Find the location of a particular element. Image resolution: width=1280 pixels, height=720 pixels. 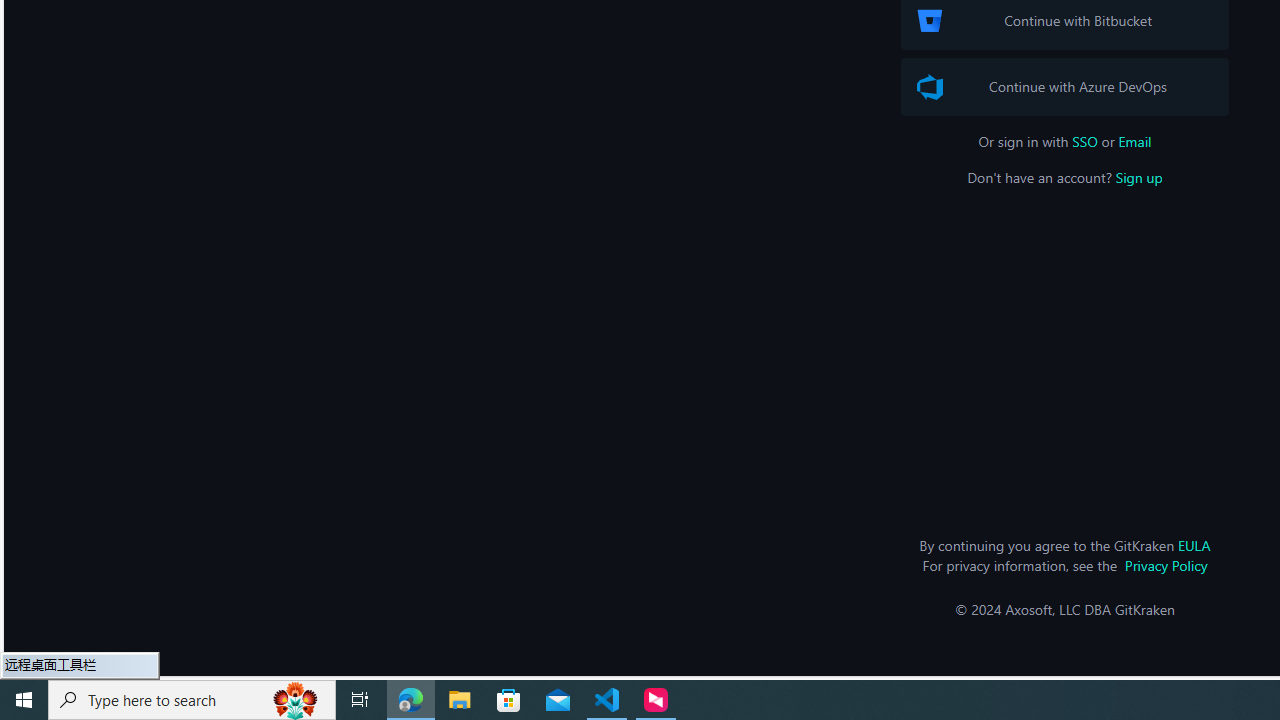

'Azure DevOps Logo' is located at coordinates (928, 86).